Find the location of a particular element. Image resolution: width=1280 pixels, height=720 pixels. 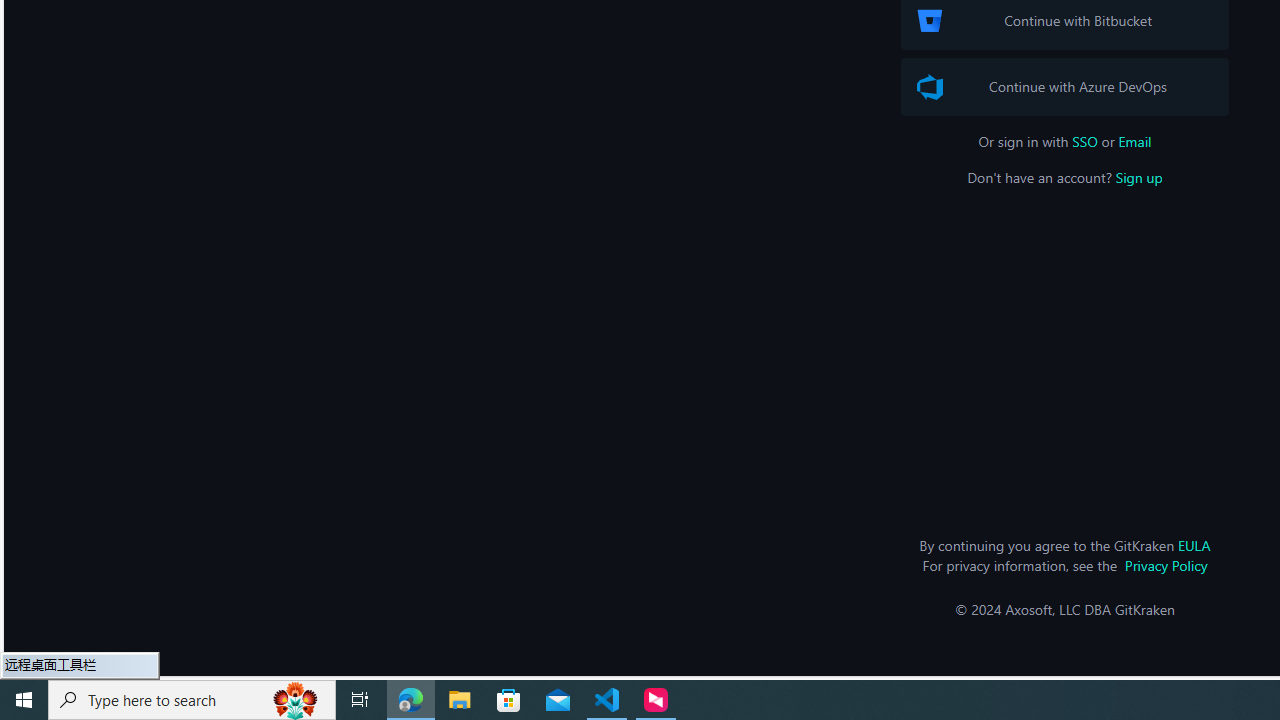

'Azure DevOps Logo' is located at coordinates (928, 86).